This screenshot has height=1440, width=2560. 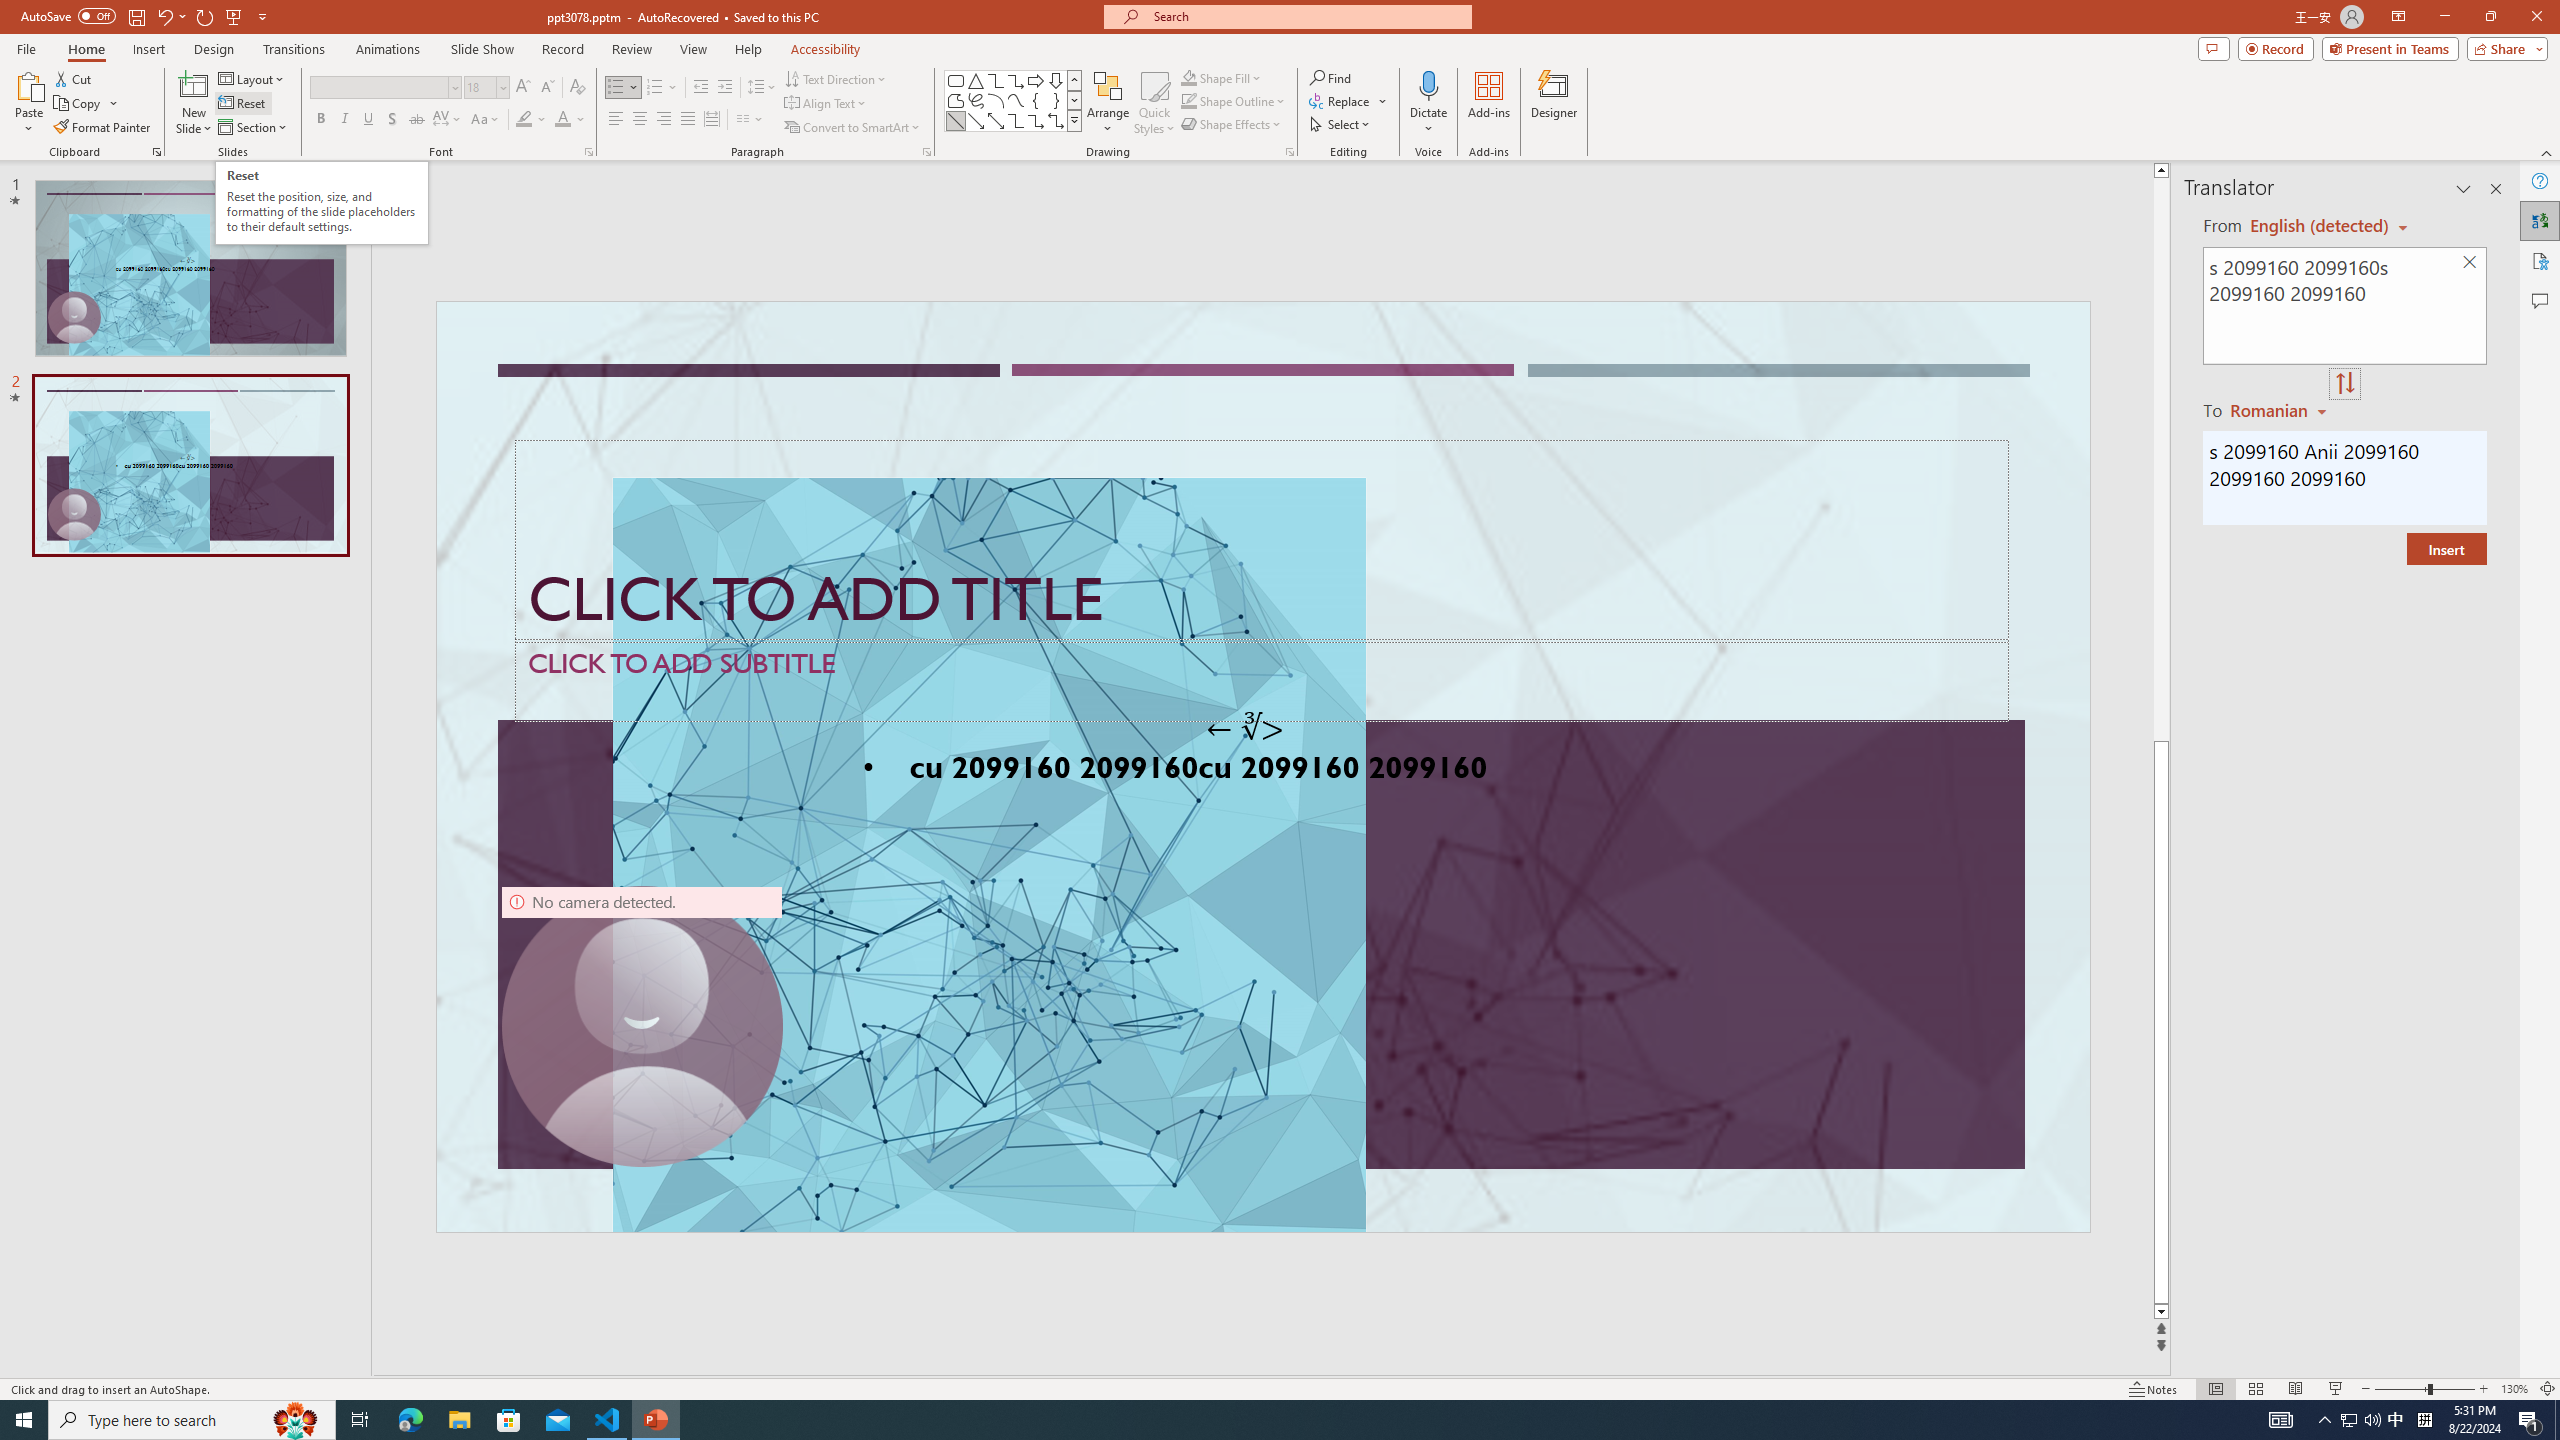 What do you see at coordinates (1015, 99) in the screenshot?
I see `'Curve'` at bounding box center [1015, 99].